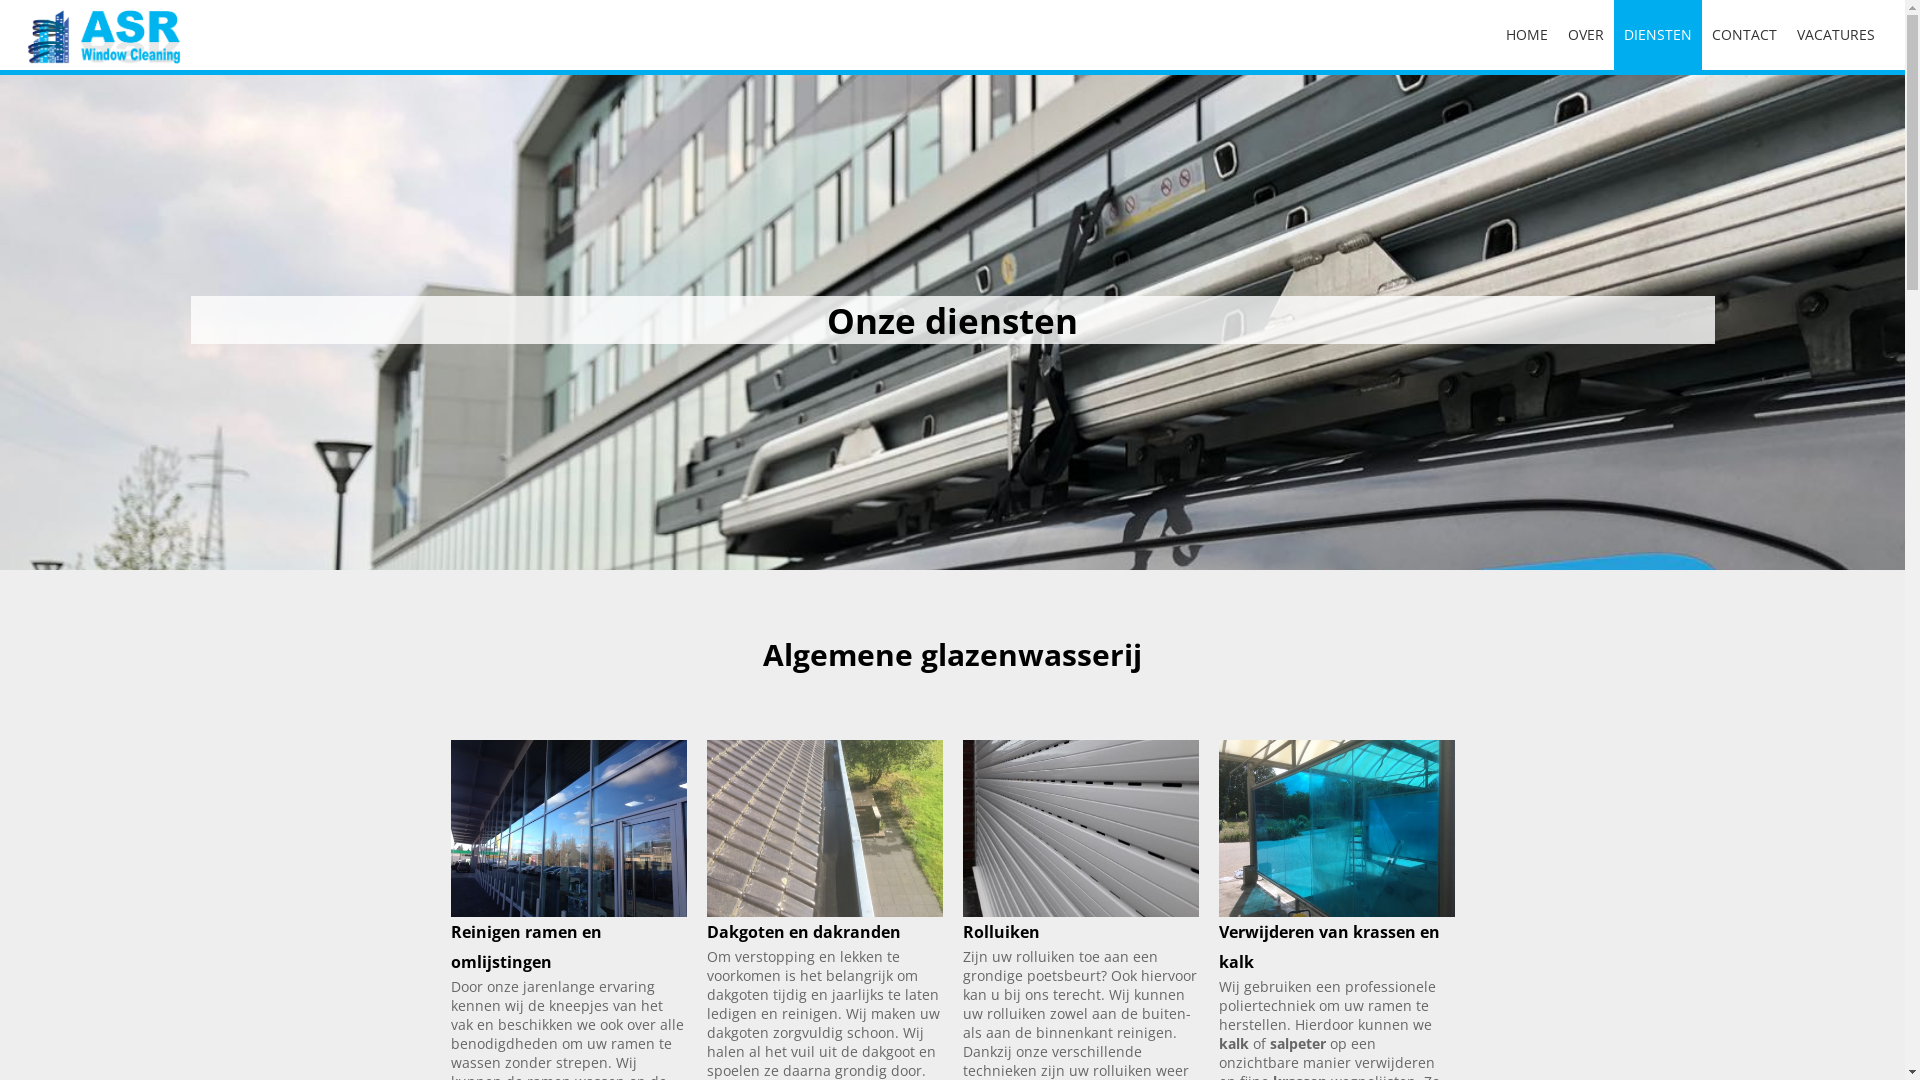  I want to click on 'CONTACT', so click(1743, 34).